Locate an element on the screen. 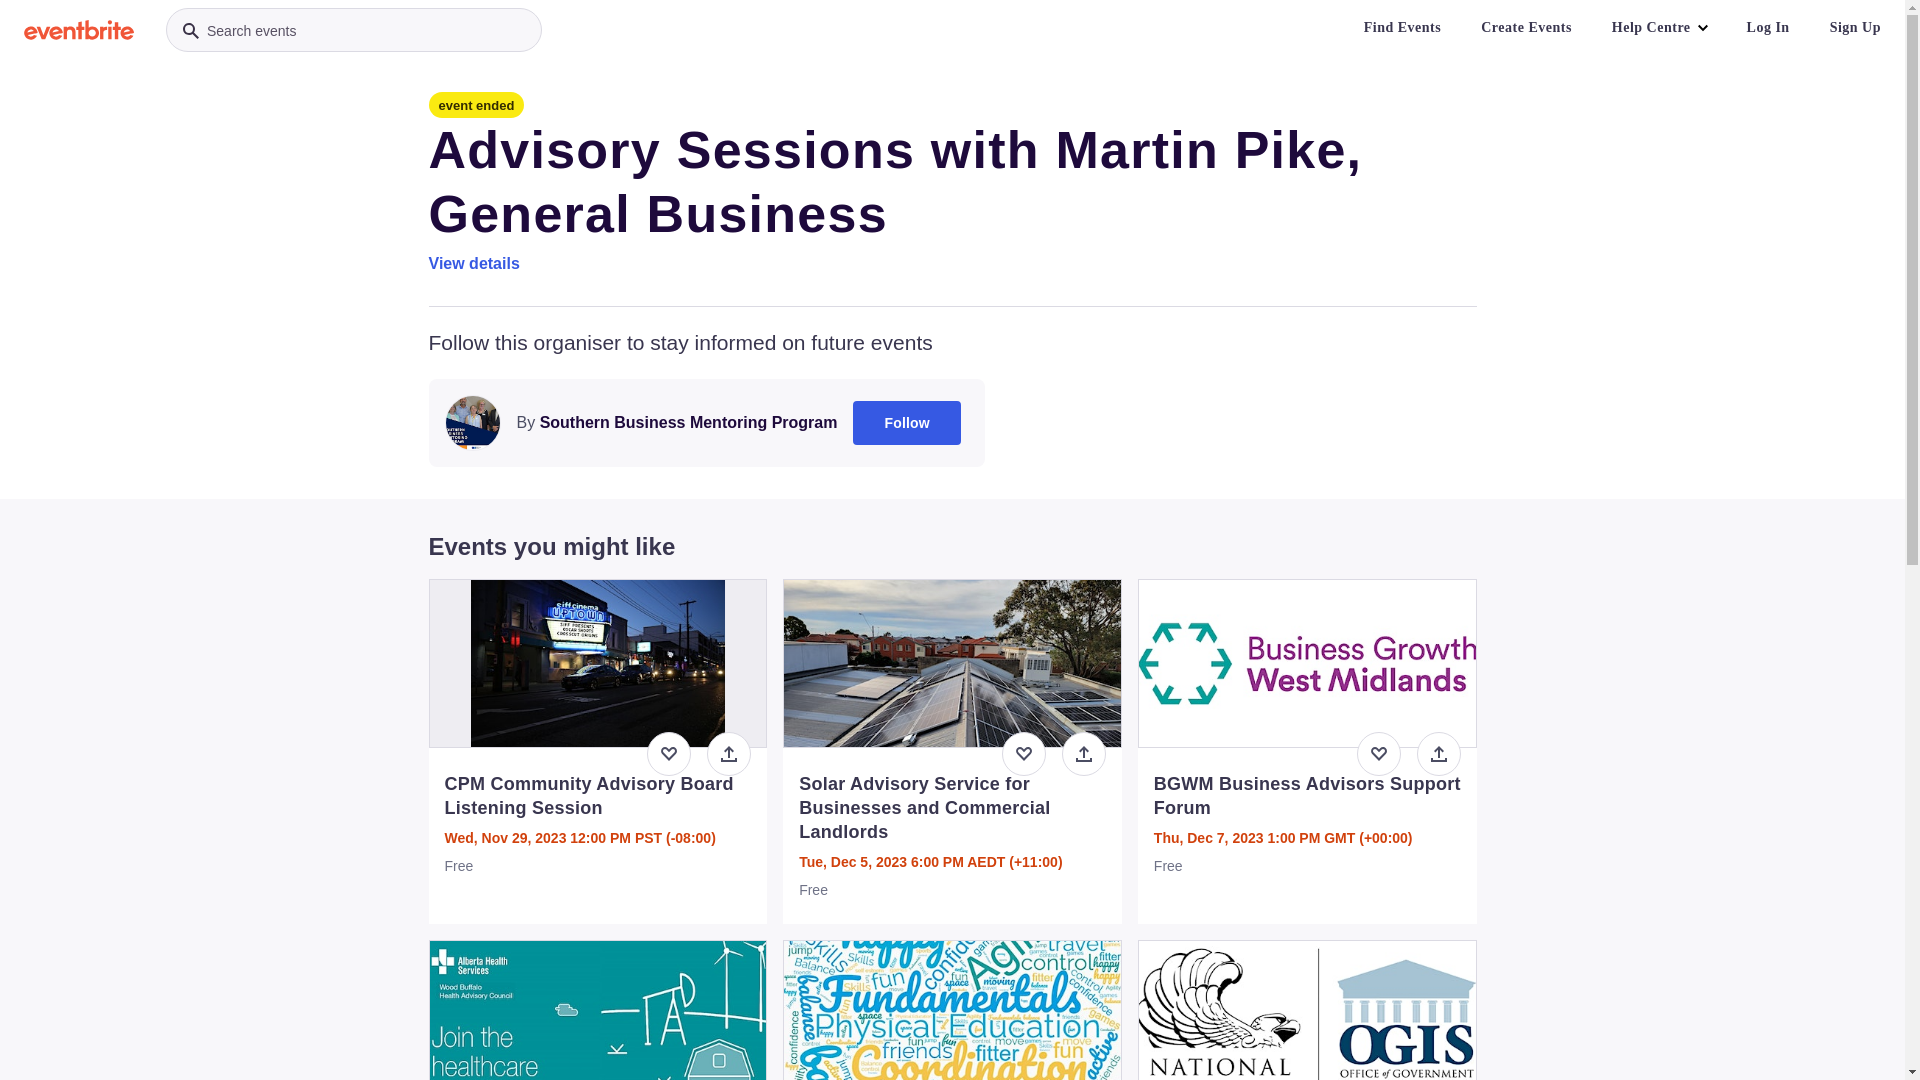 The height and width of the screenshot is (1080, 1920). 'Sign Up' is located at coordinates (1814, 27).